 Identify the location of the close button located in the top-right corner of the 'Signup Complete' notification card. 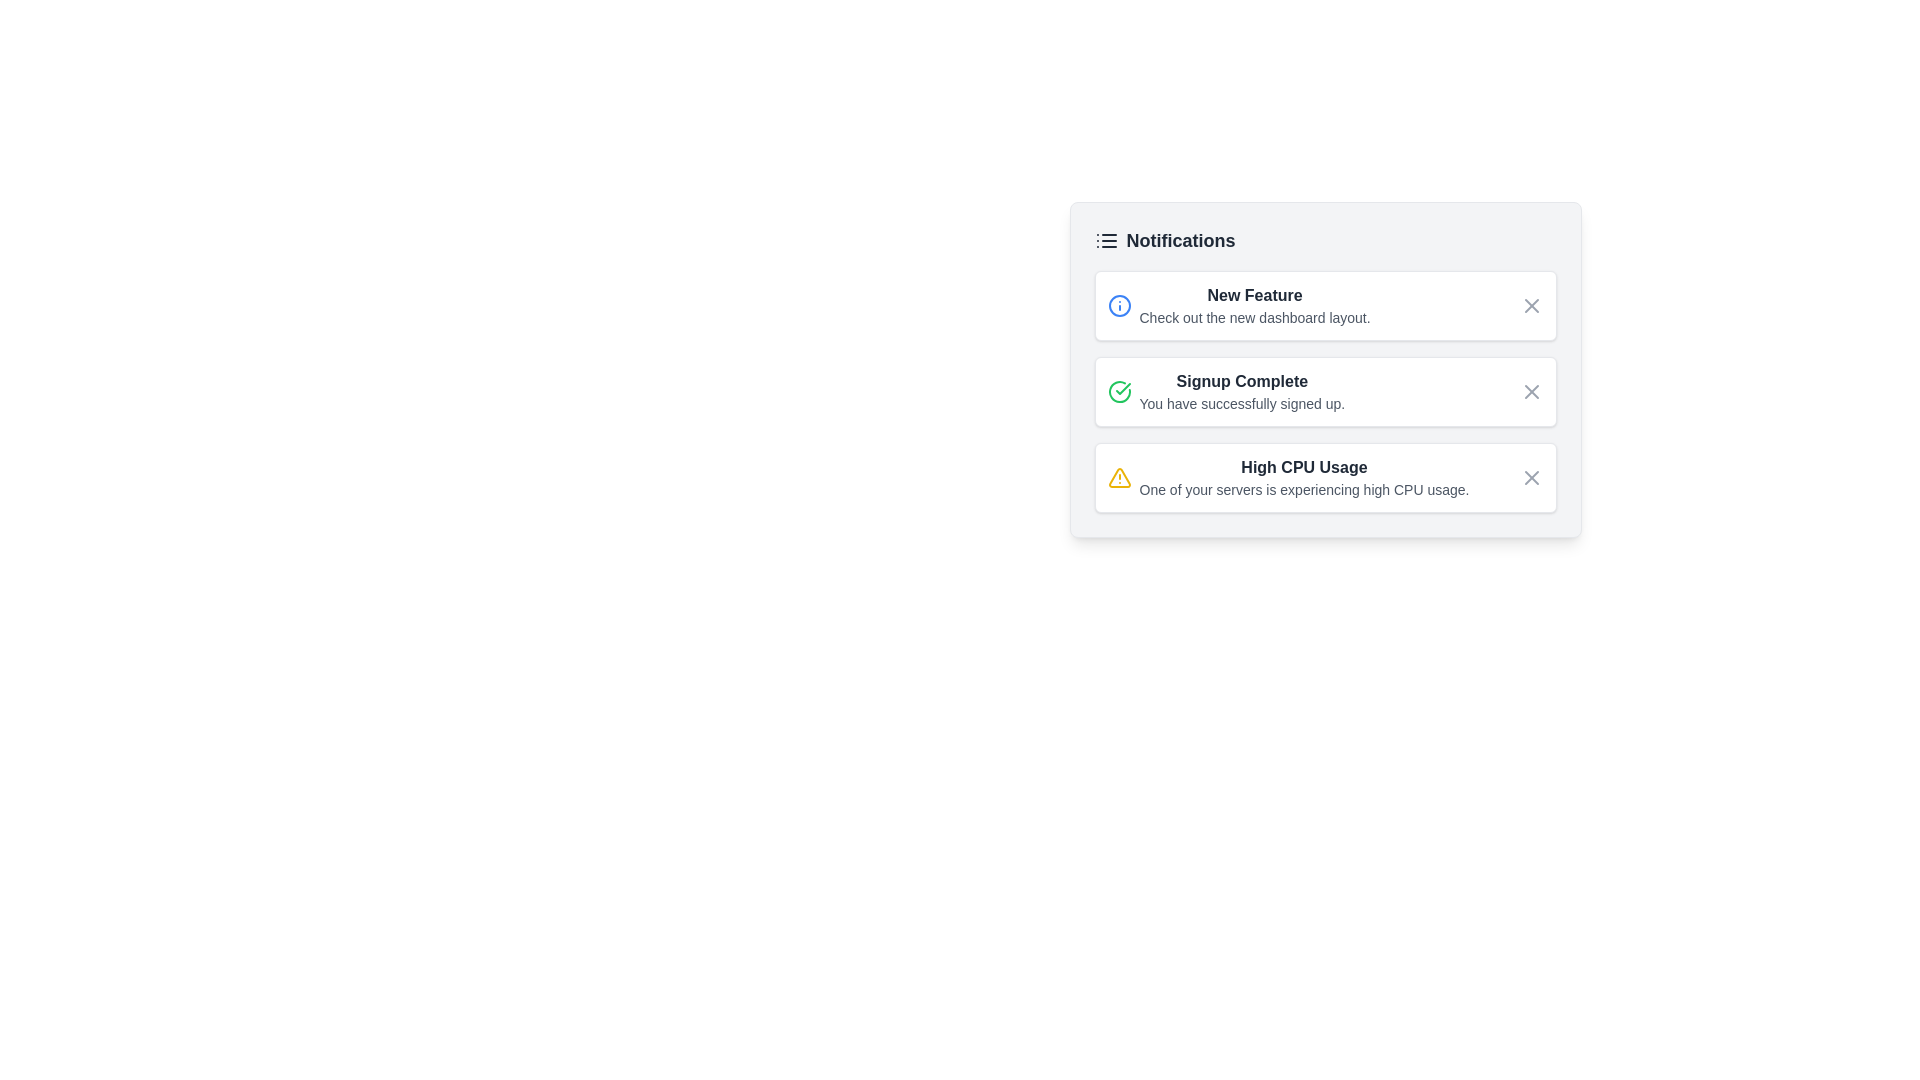
(1530, 392).